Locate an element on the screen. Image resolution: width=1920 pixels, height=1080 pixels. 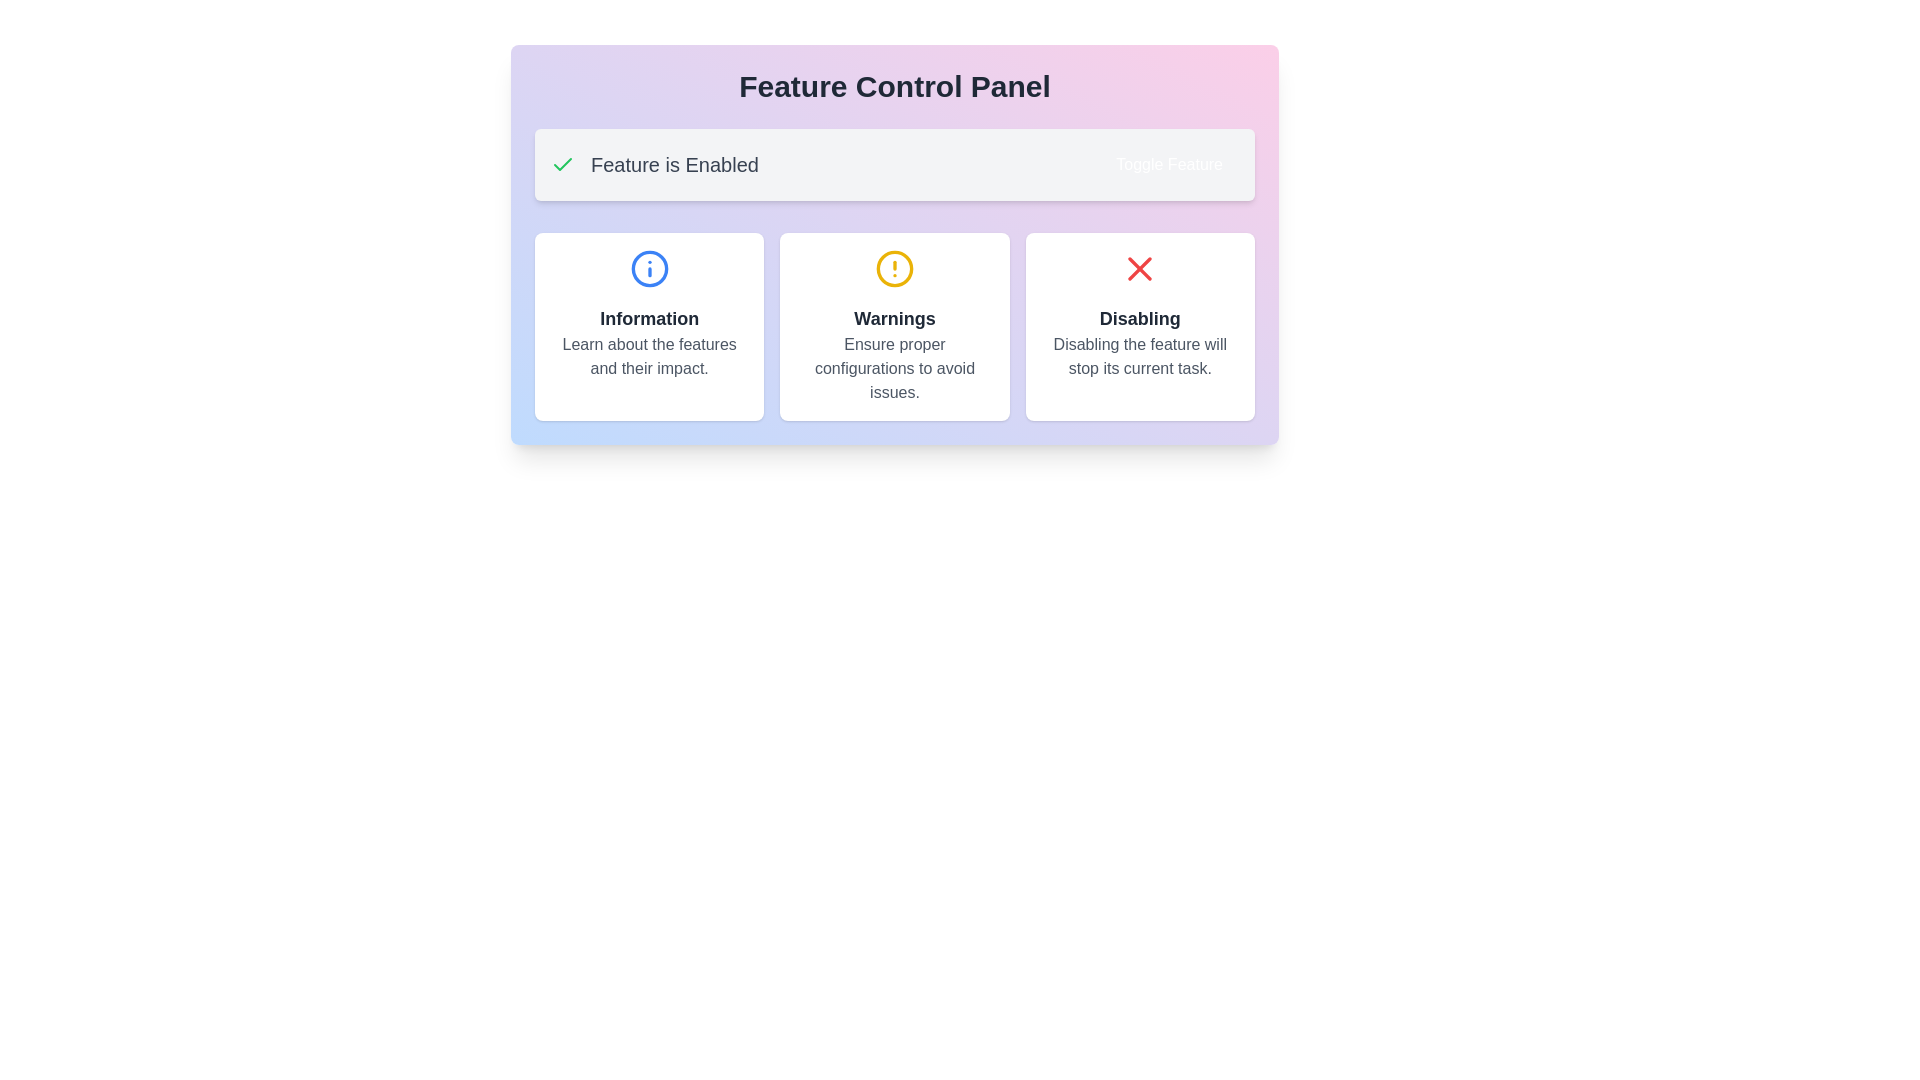
the circular blue 'info' icon featuring a bold 'i' symbol, located at the top of the 'Information' card is located at coordinates (649, 268).